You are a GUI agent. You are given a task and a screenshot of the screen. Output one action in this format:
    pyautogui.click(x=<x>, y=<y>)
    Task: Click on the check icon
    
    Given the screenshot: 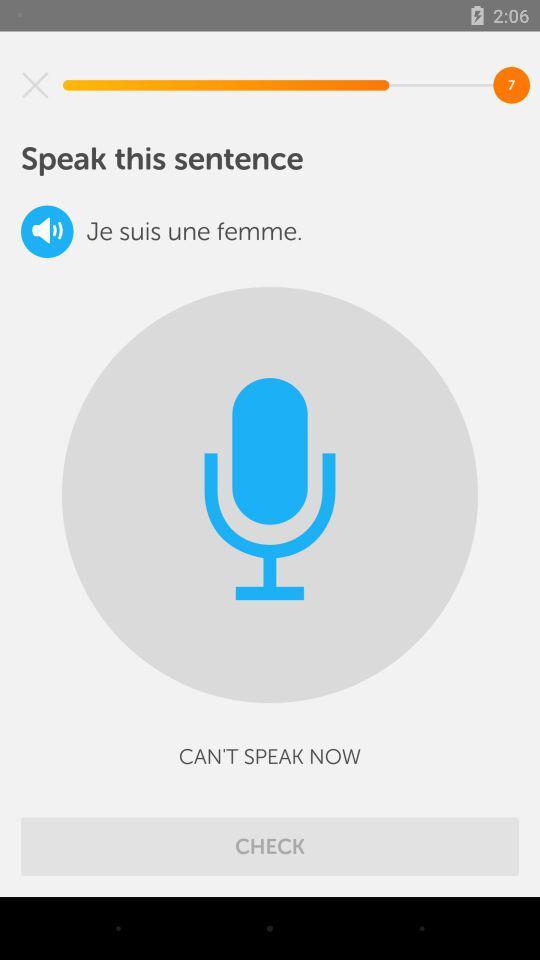 What is the action you would take?
    pyautogui.click(x=270, y=845)
    